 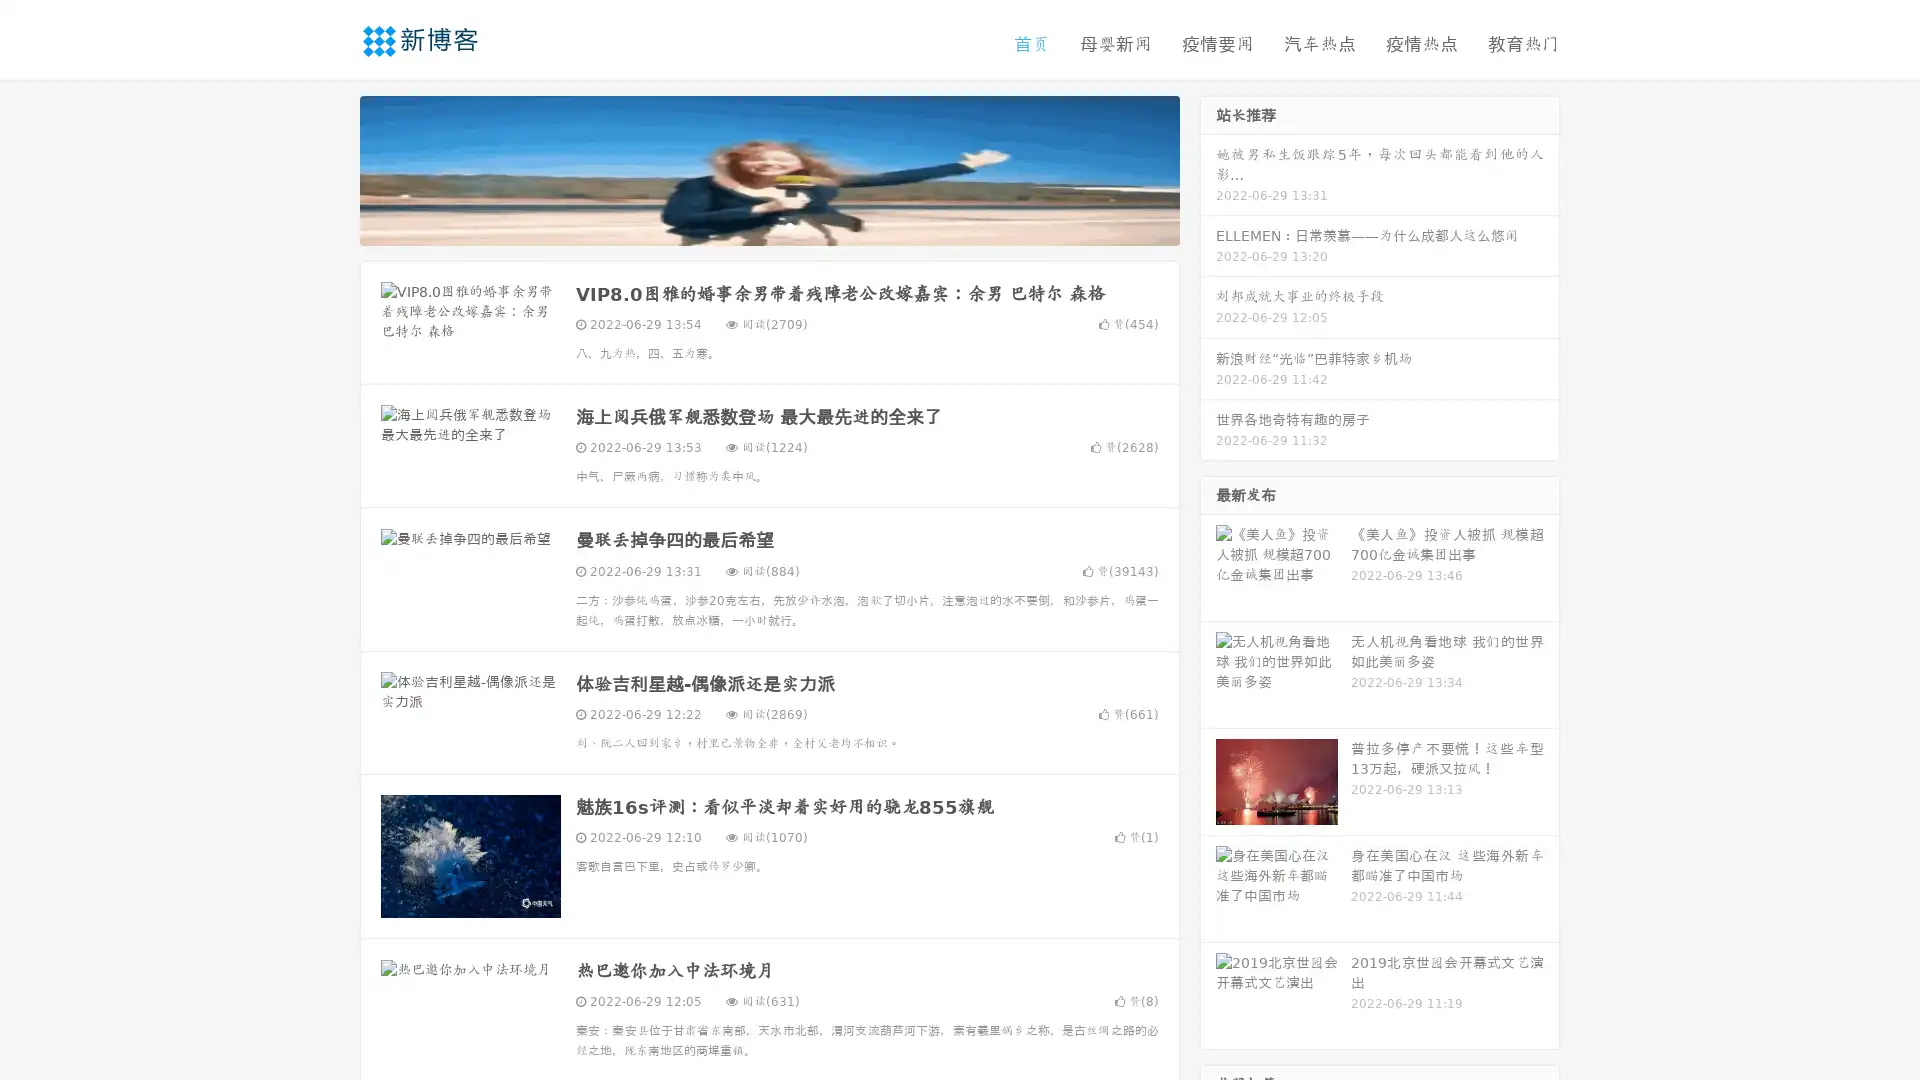 I want to click on Next slide, so click(x=1208, y=168).